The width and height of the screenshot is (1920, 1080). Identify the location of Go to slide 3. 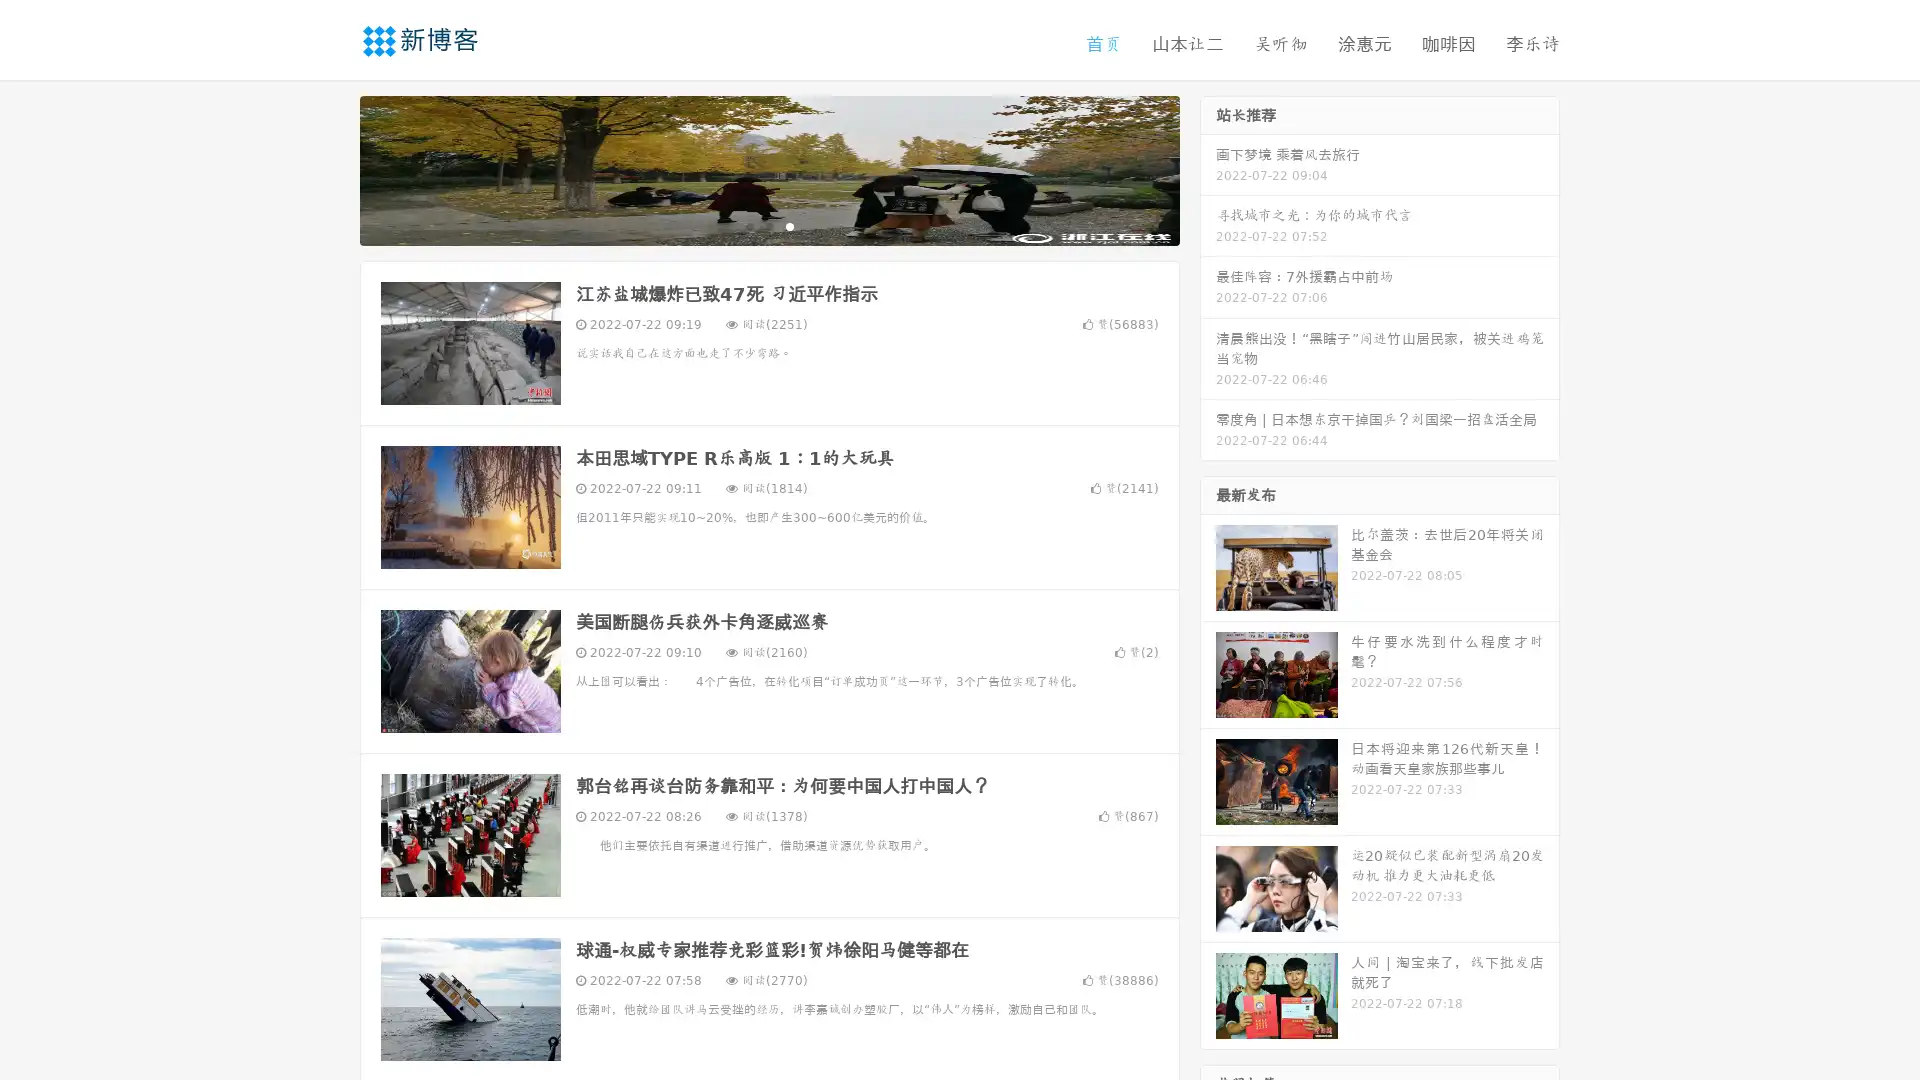
(789, 225).